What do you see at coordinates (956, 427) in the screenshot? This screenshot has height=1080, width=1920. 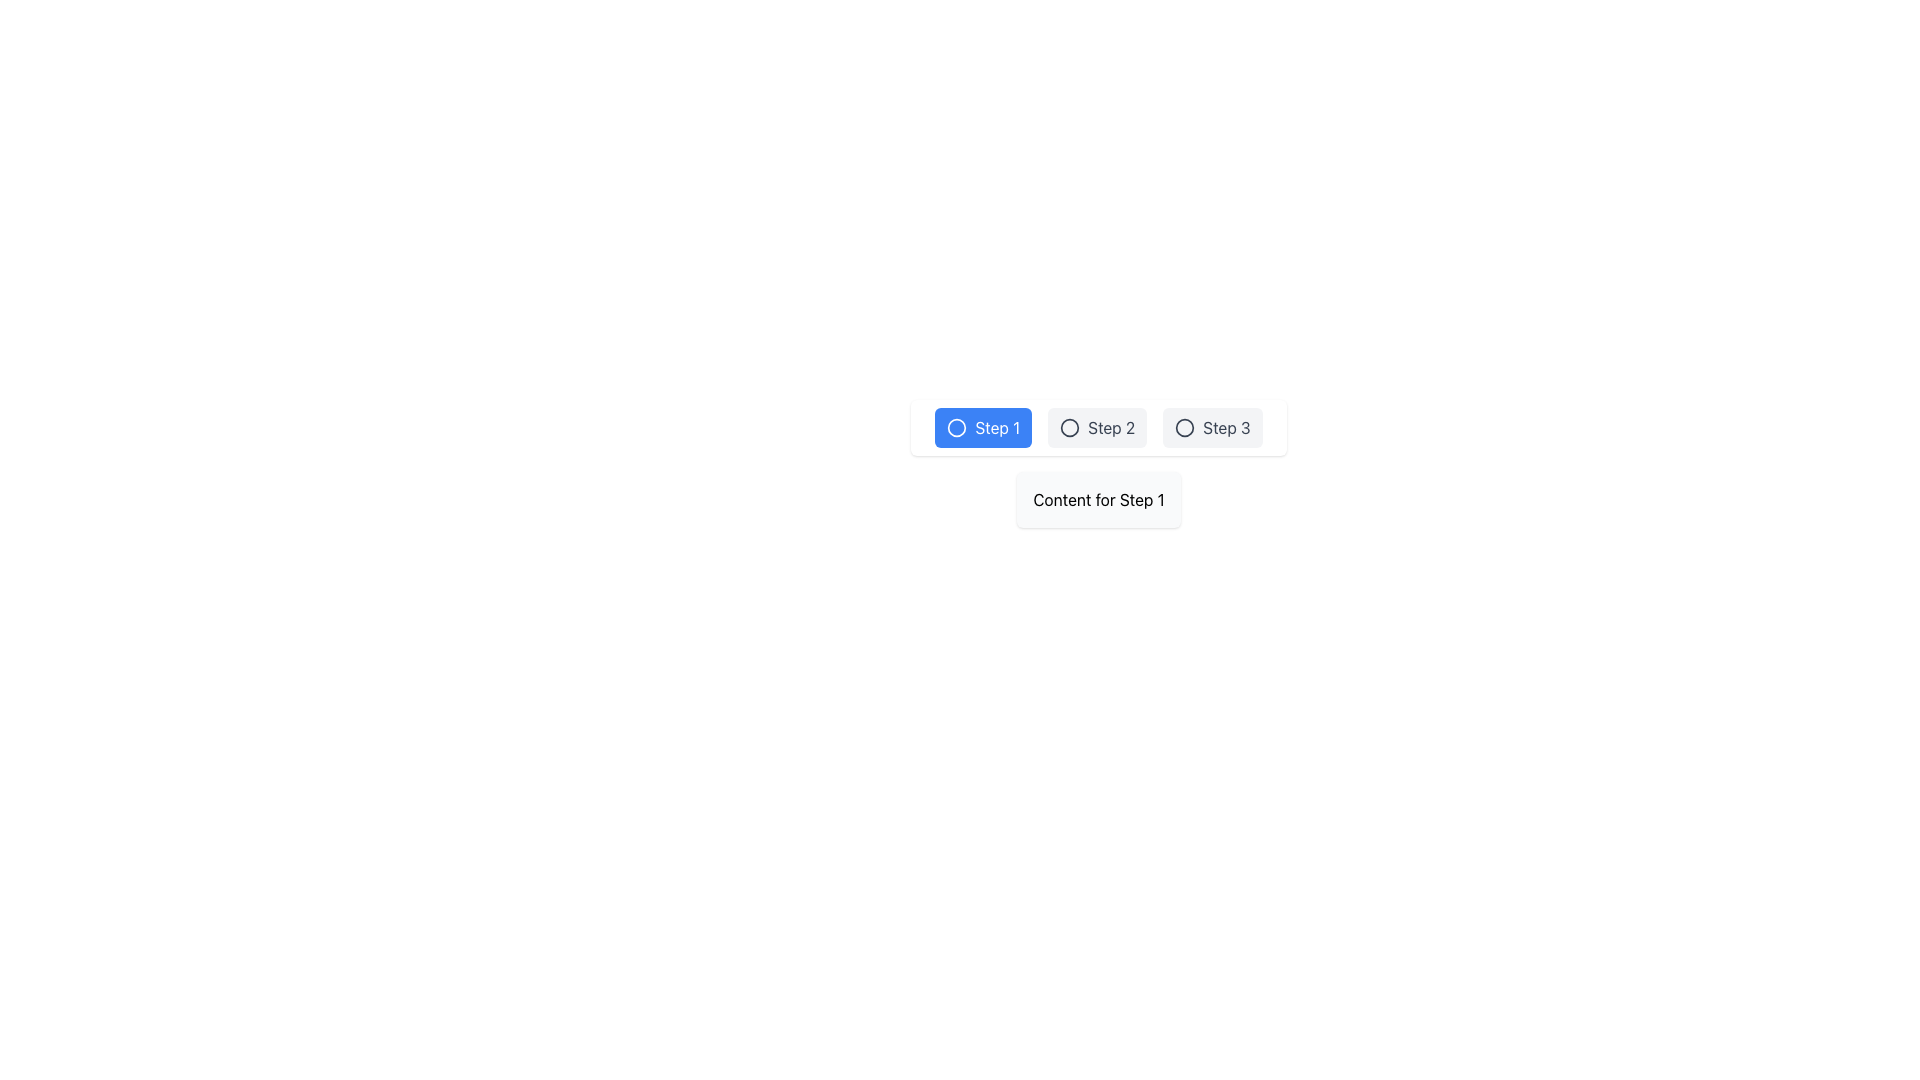 I see `the circular SVG icon located to the left of the 'Step 1' button` at bounding box center [956, 427].